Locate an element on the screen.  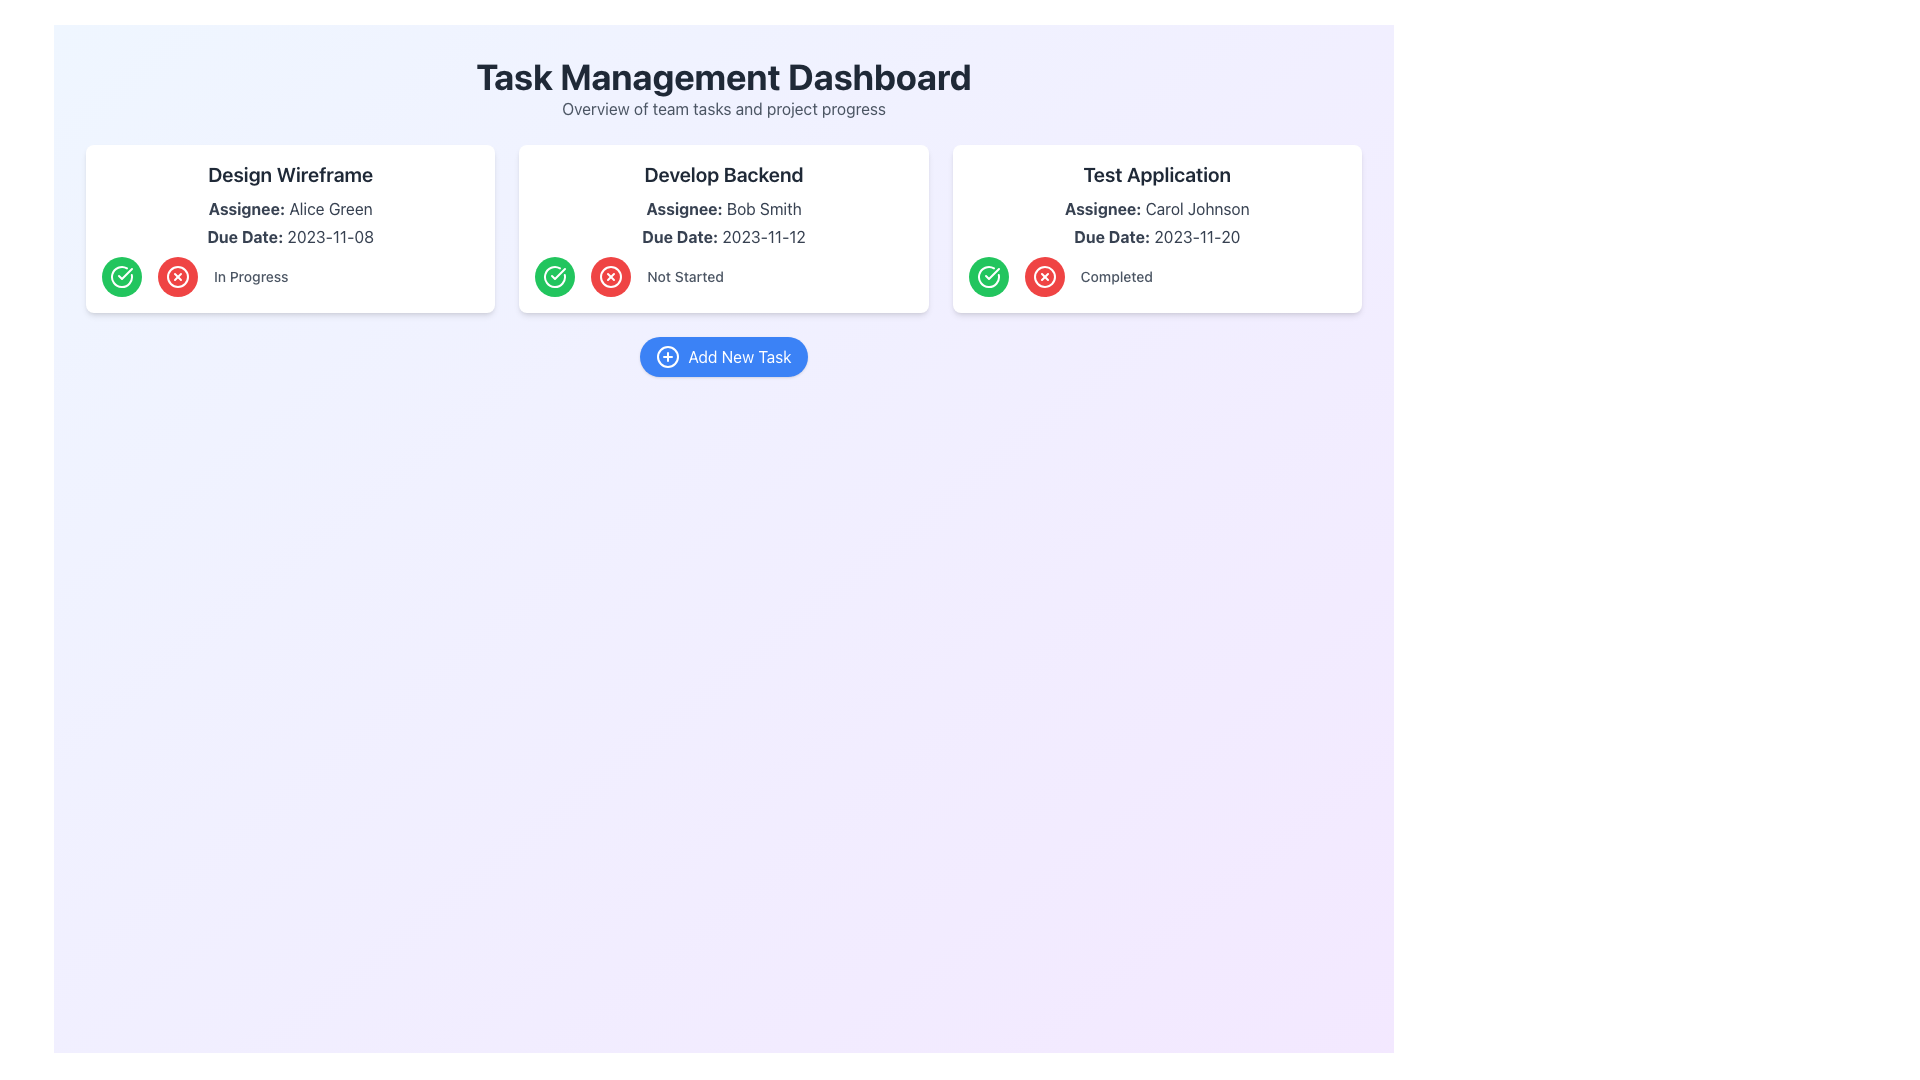
the circular icon within the 'Add New Task' button located at the center-bottom area of the interface is located at coordinates (668, 356).